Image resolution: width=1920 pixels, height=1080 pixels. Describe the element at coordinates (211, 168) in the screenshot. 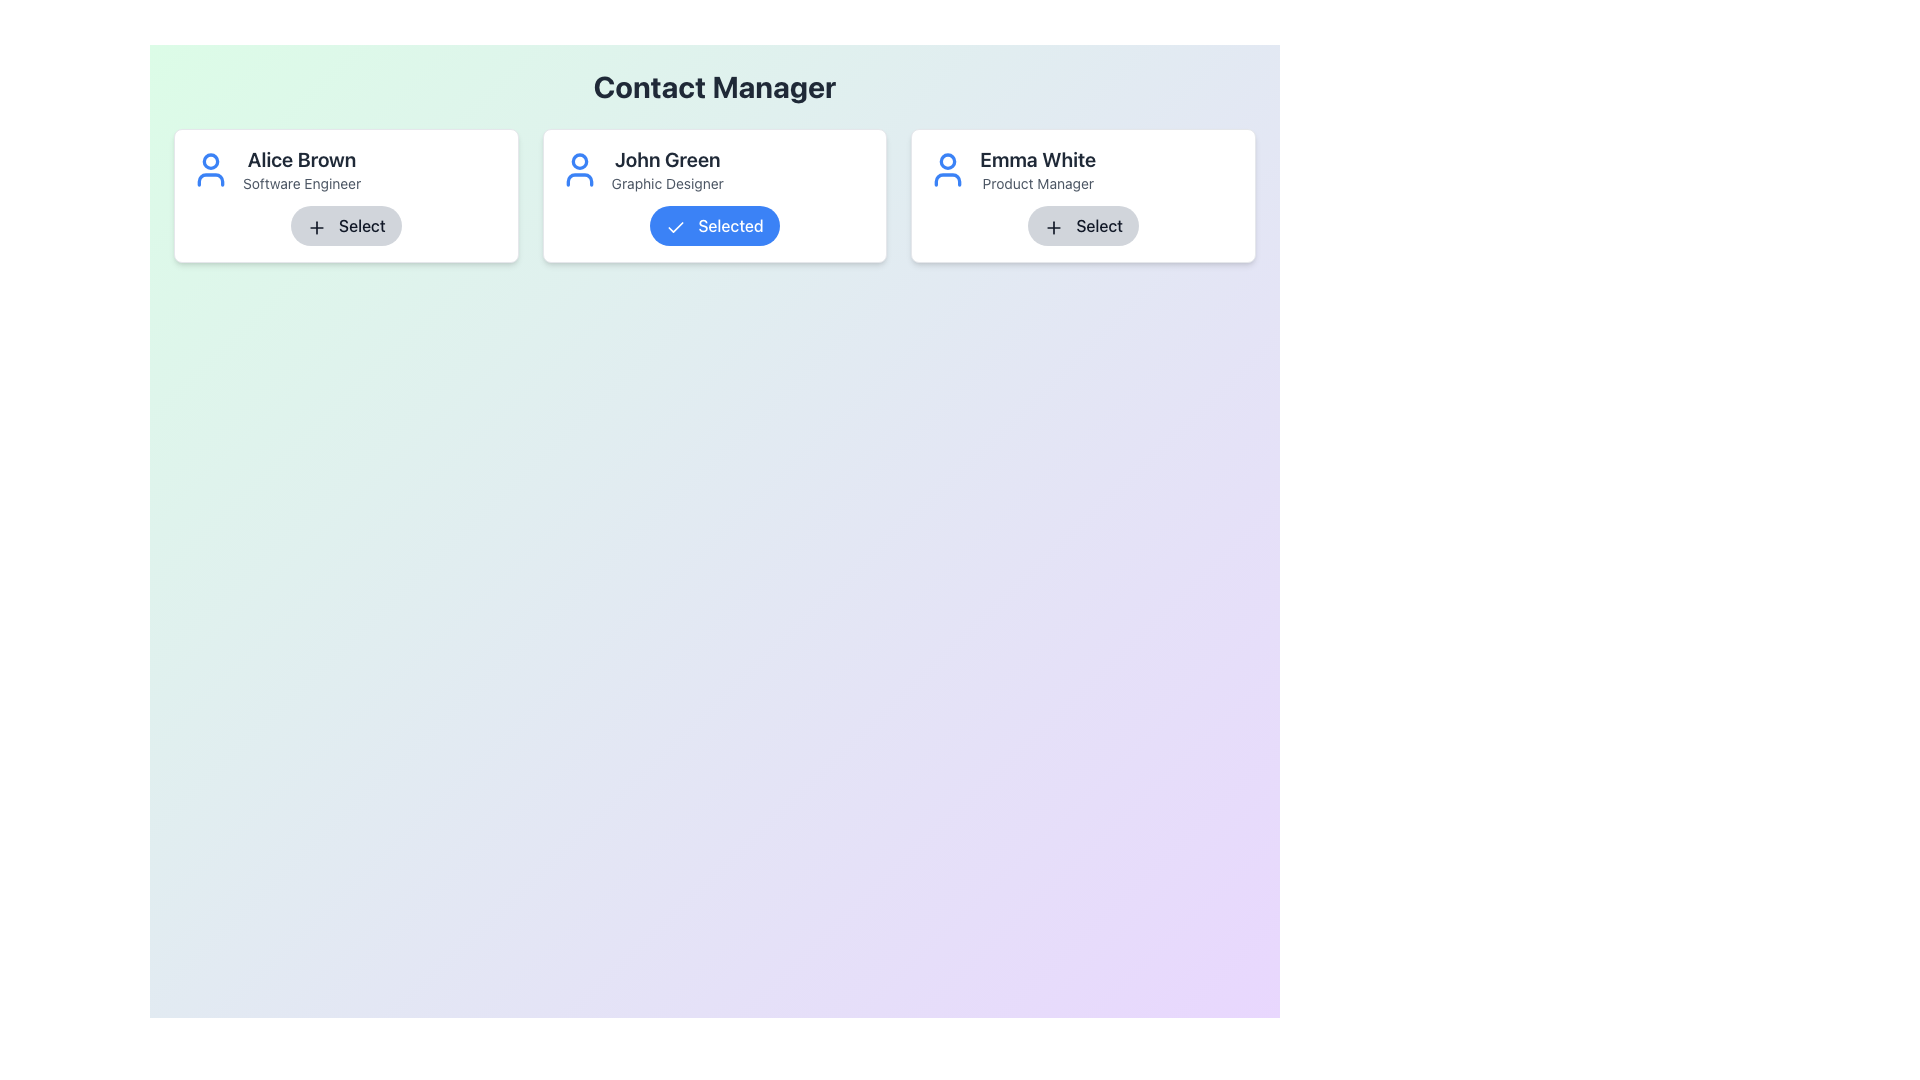

I see `the SVG image icon representing the user associated with the card, which is located to the left of the text 'Alice Brown Software Engineer' in the top-left corner of the card interface` at that location.